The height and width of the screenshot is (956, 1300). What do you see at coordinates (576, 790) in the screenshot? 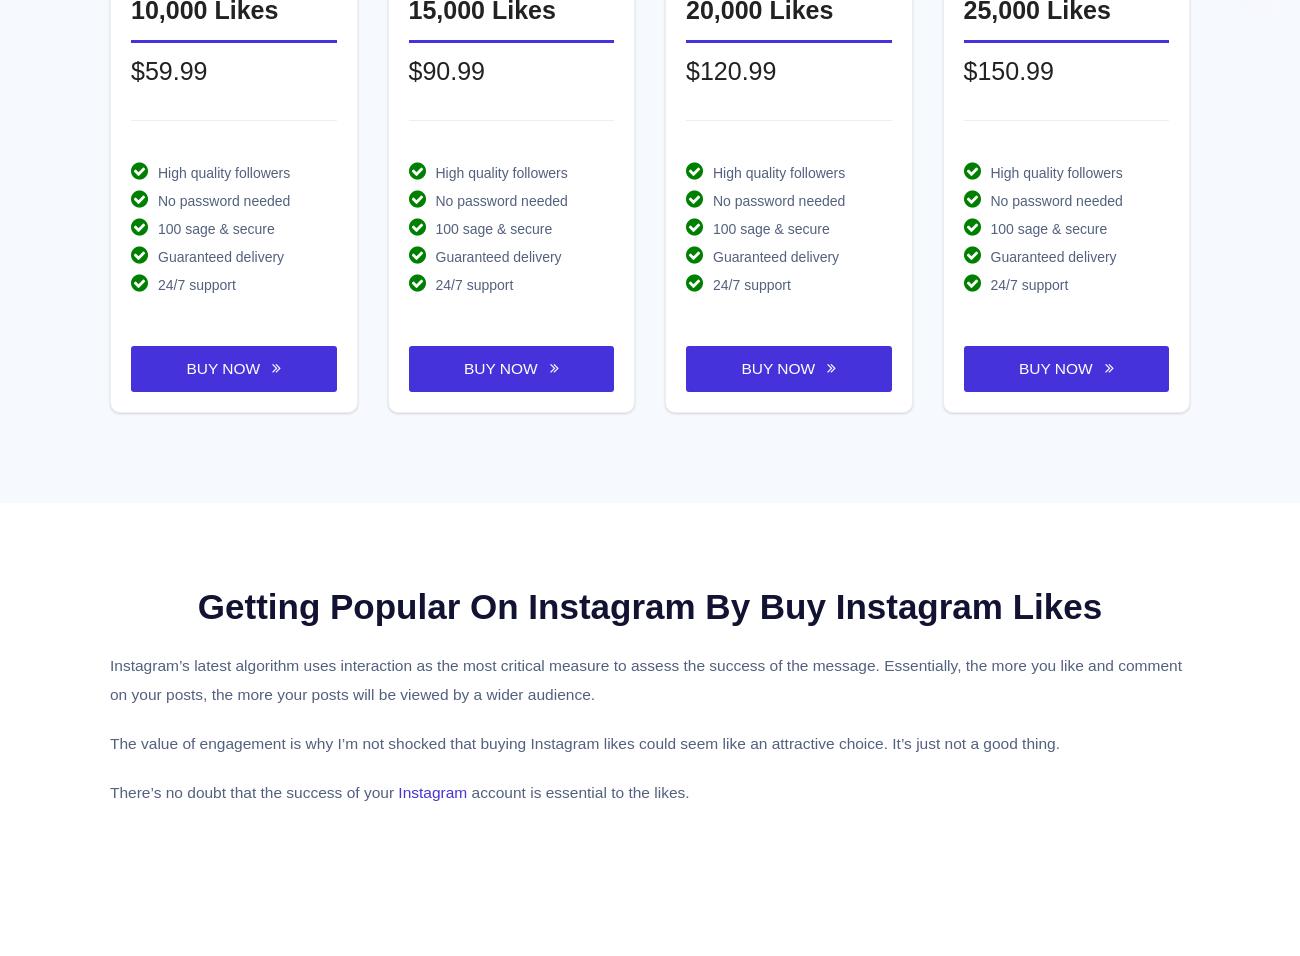
I see `'account is essential to the likes.'` at bounding box center [576, 790].